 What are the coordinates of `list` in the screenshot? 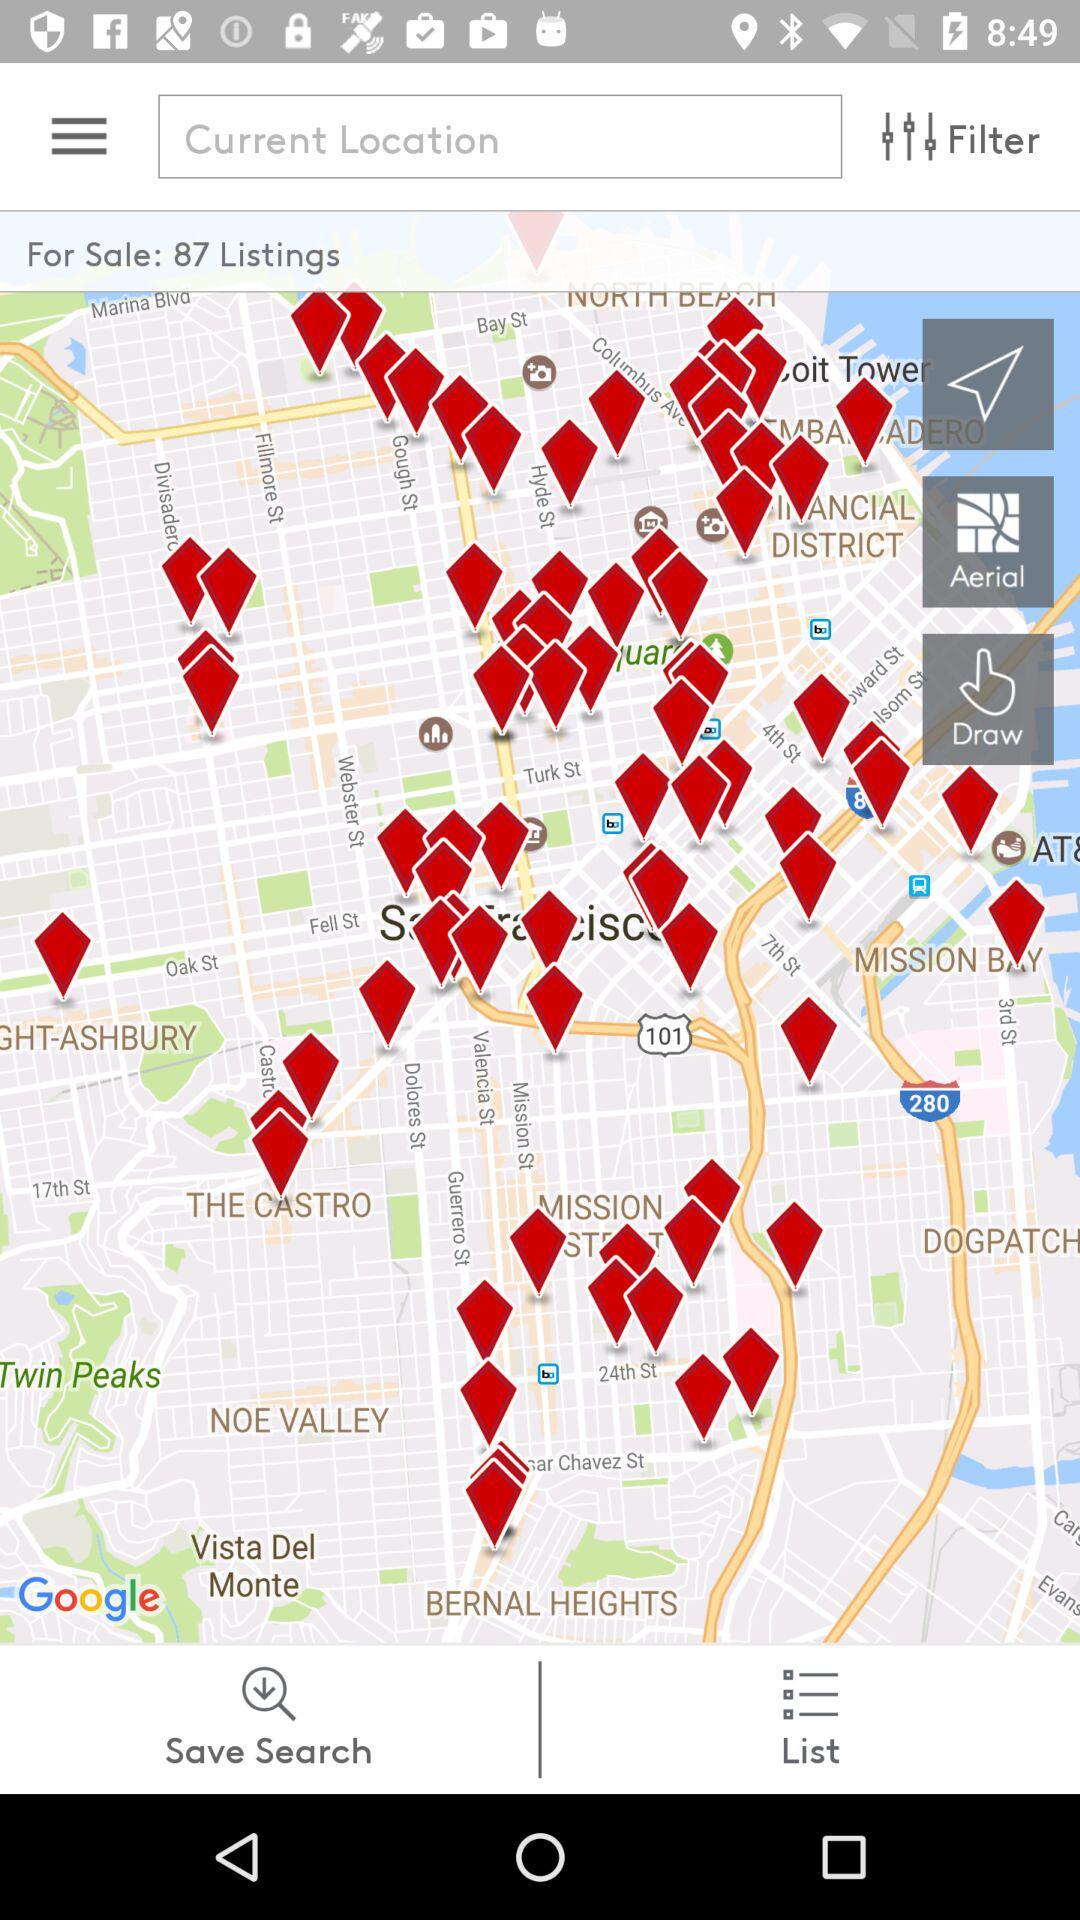 It's located at (810, 1718).